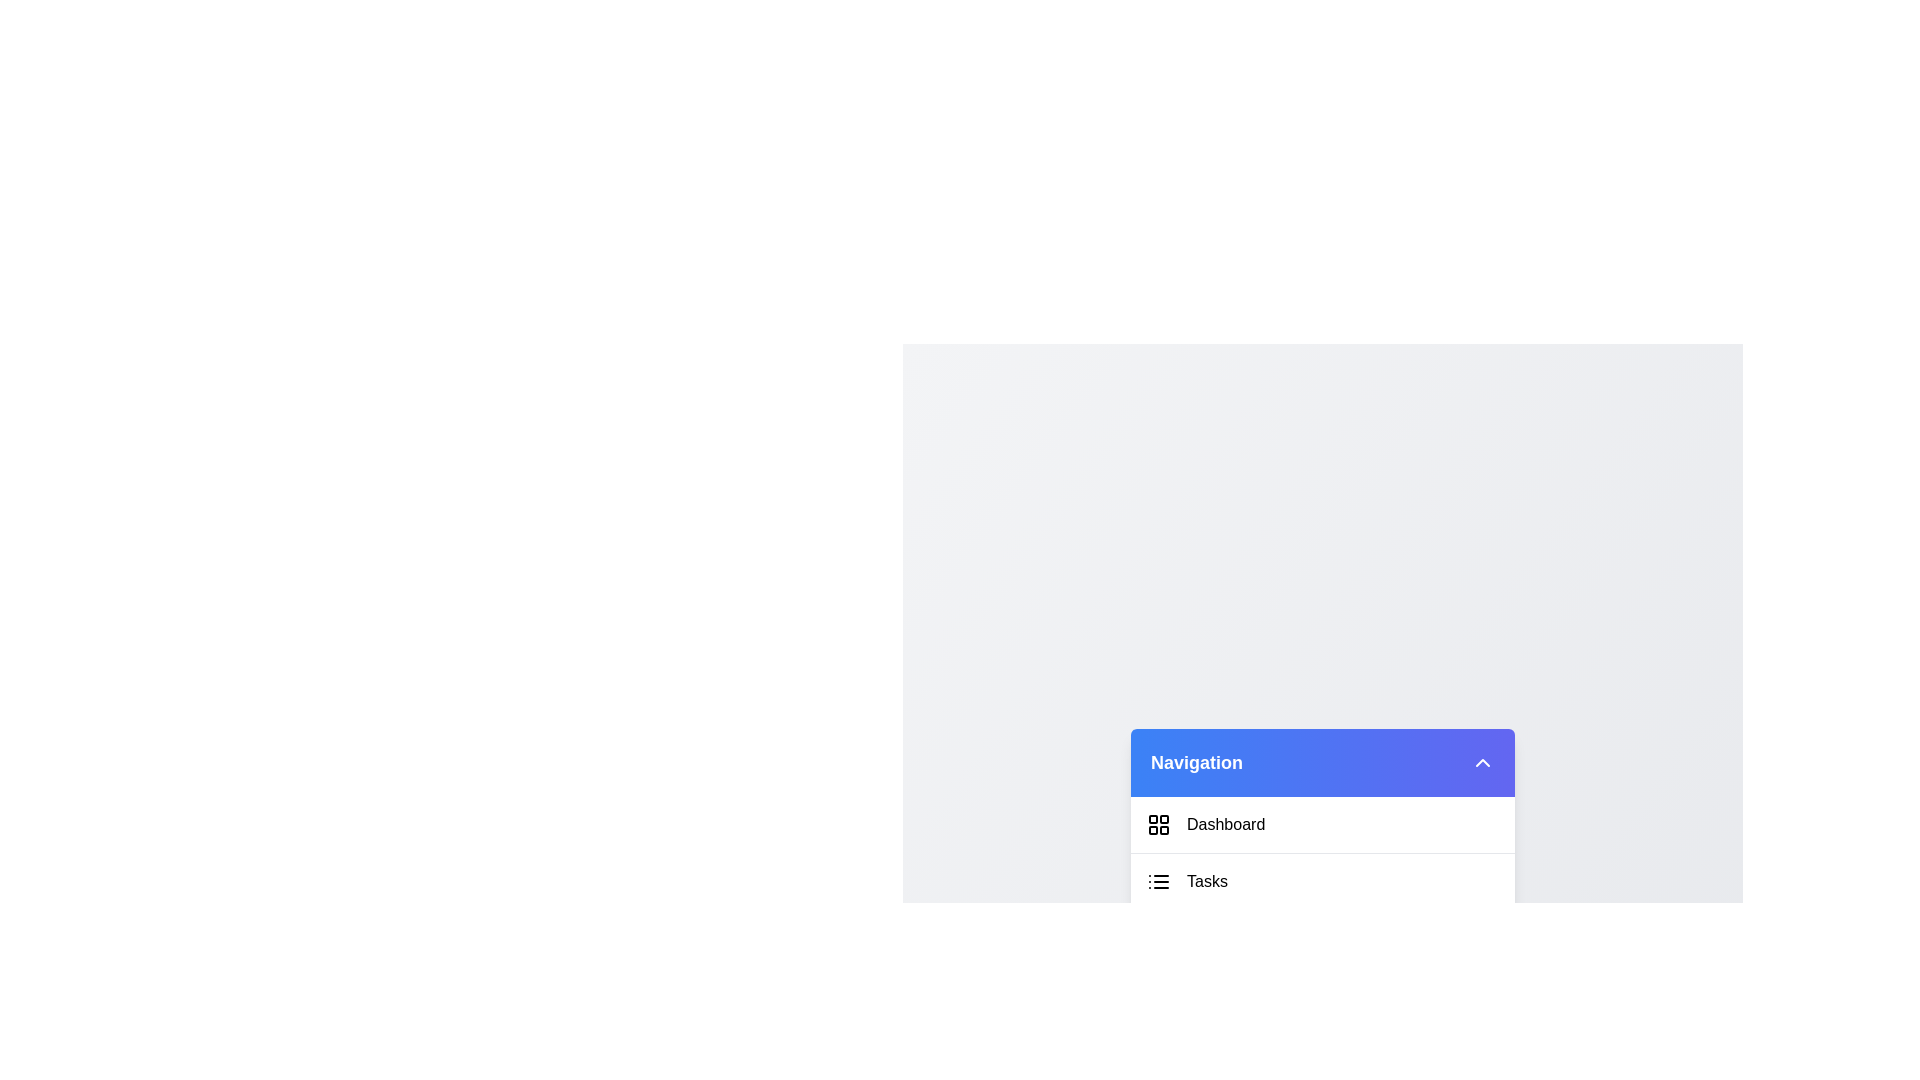 The image size is (1920, 1080). I want to click on the menu item labeled Tasks, so click(1200, 849).